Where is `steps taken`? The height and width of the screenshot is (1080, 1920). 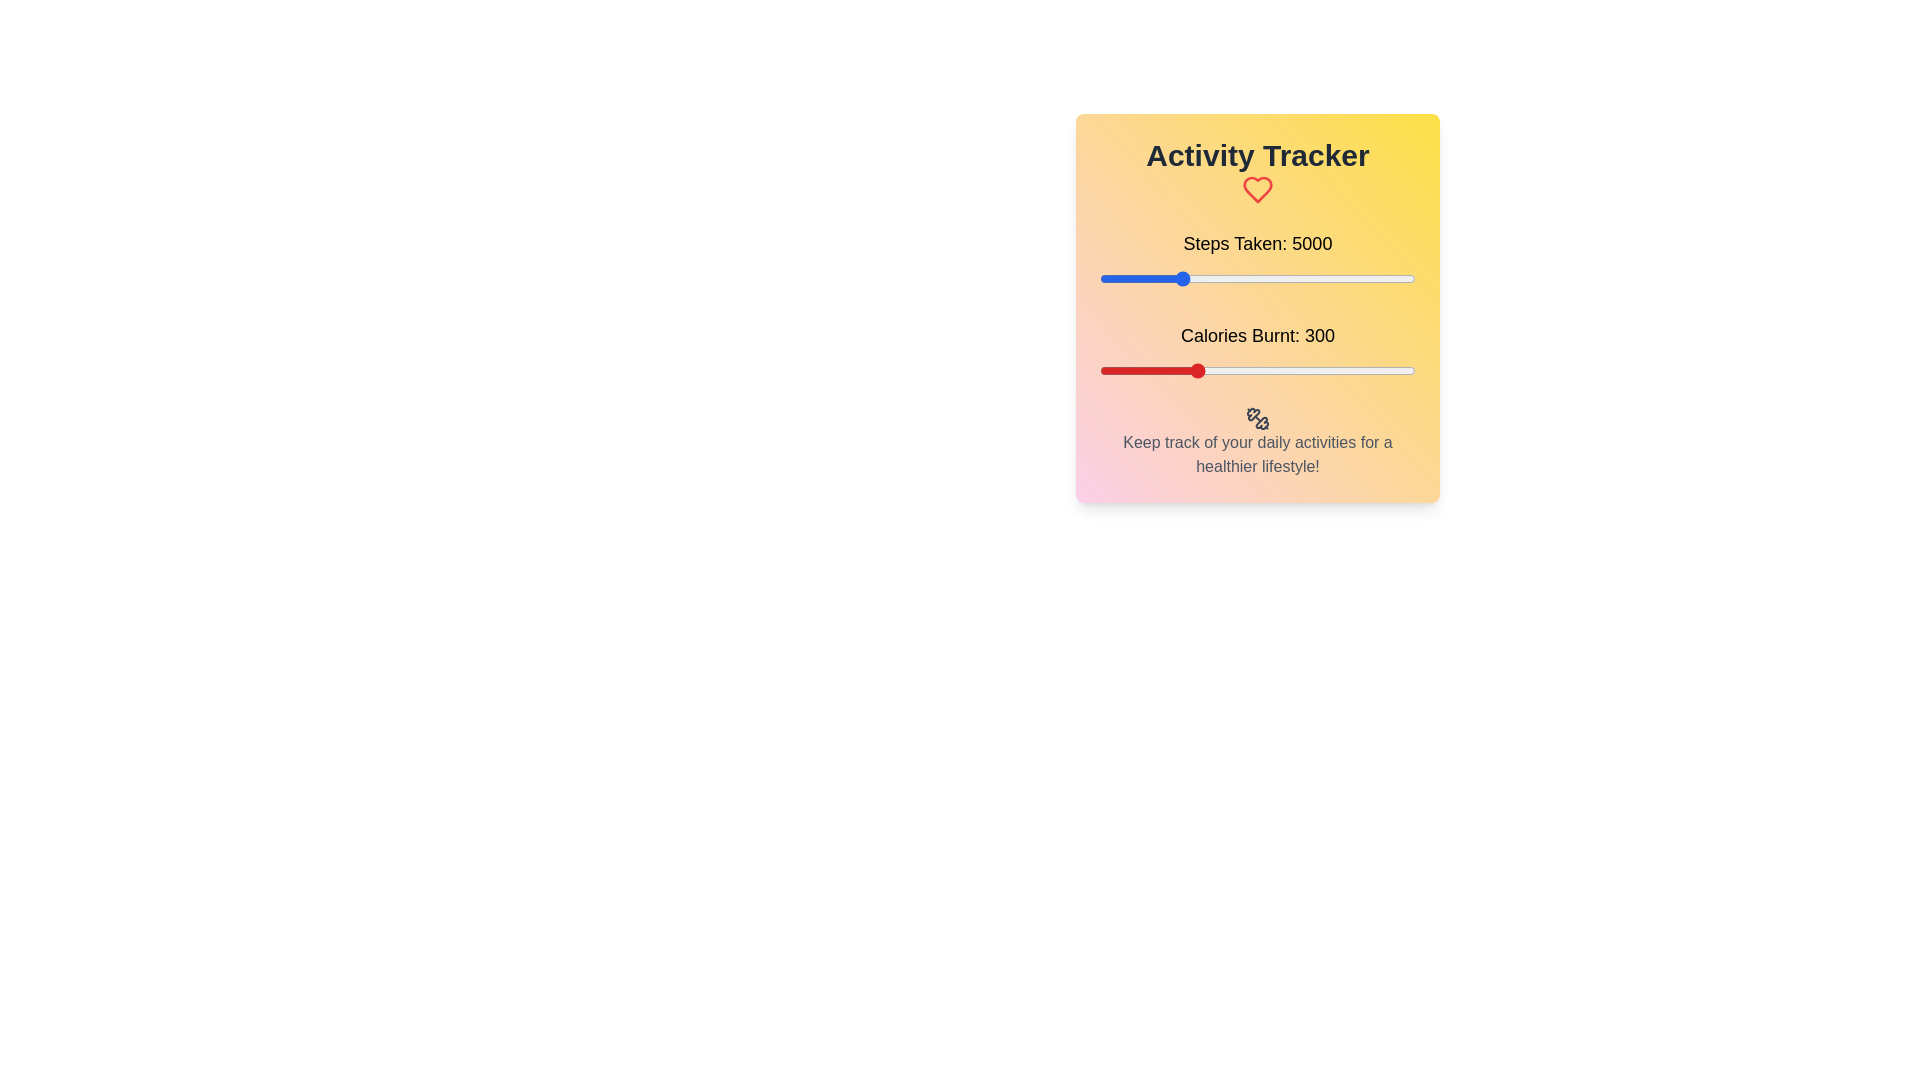
steps taken is located at coordinates (1377, 278).